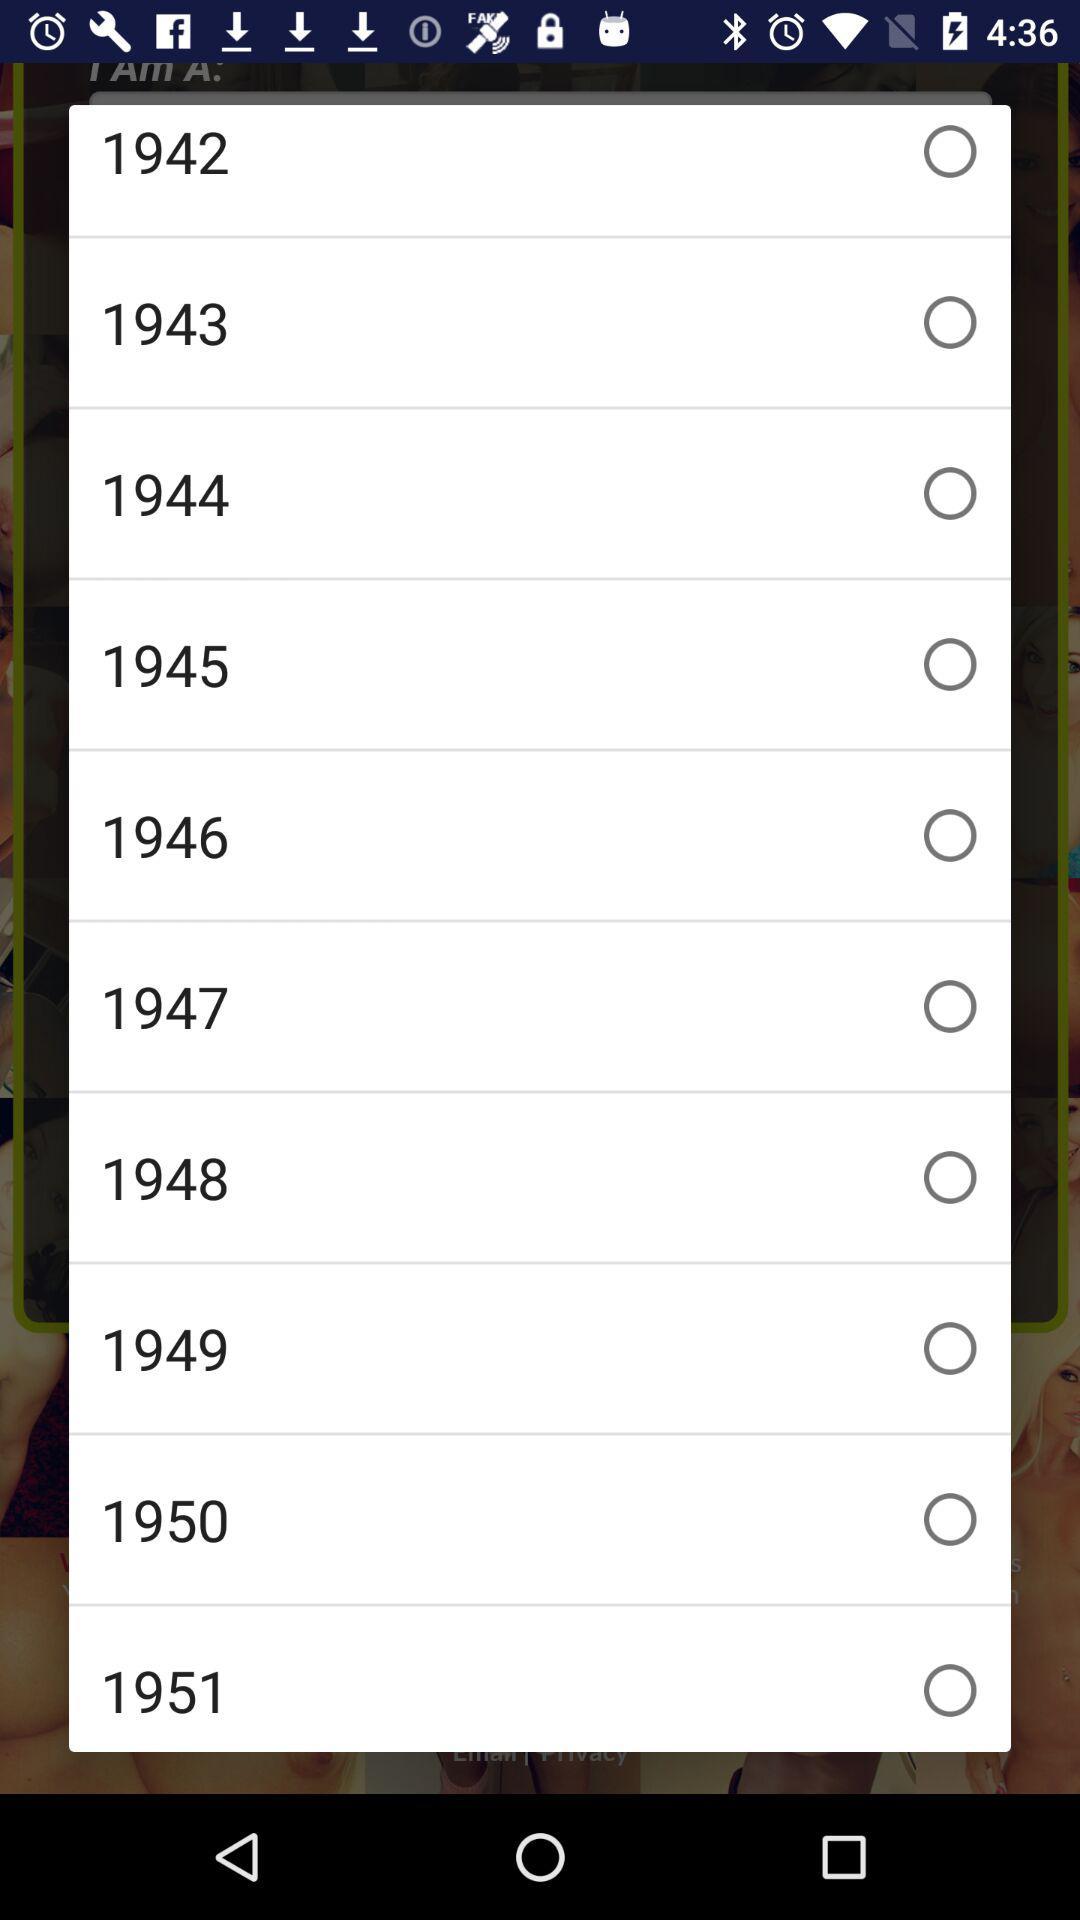 The height and width of the screenshot is (1920, 1080). Describe the element at coordinates (540, 835) in the screenshot. I see `the 1946 icon` at that location.